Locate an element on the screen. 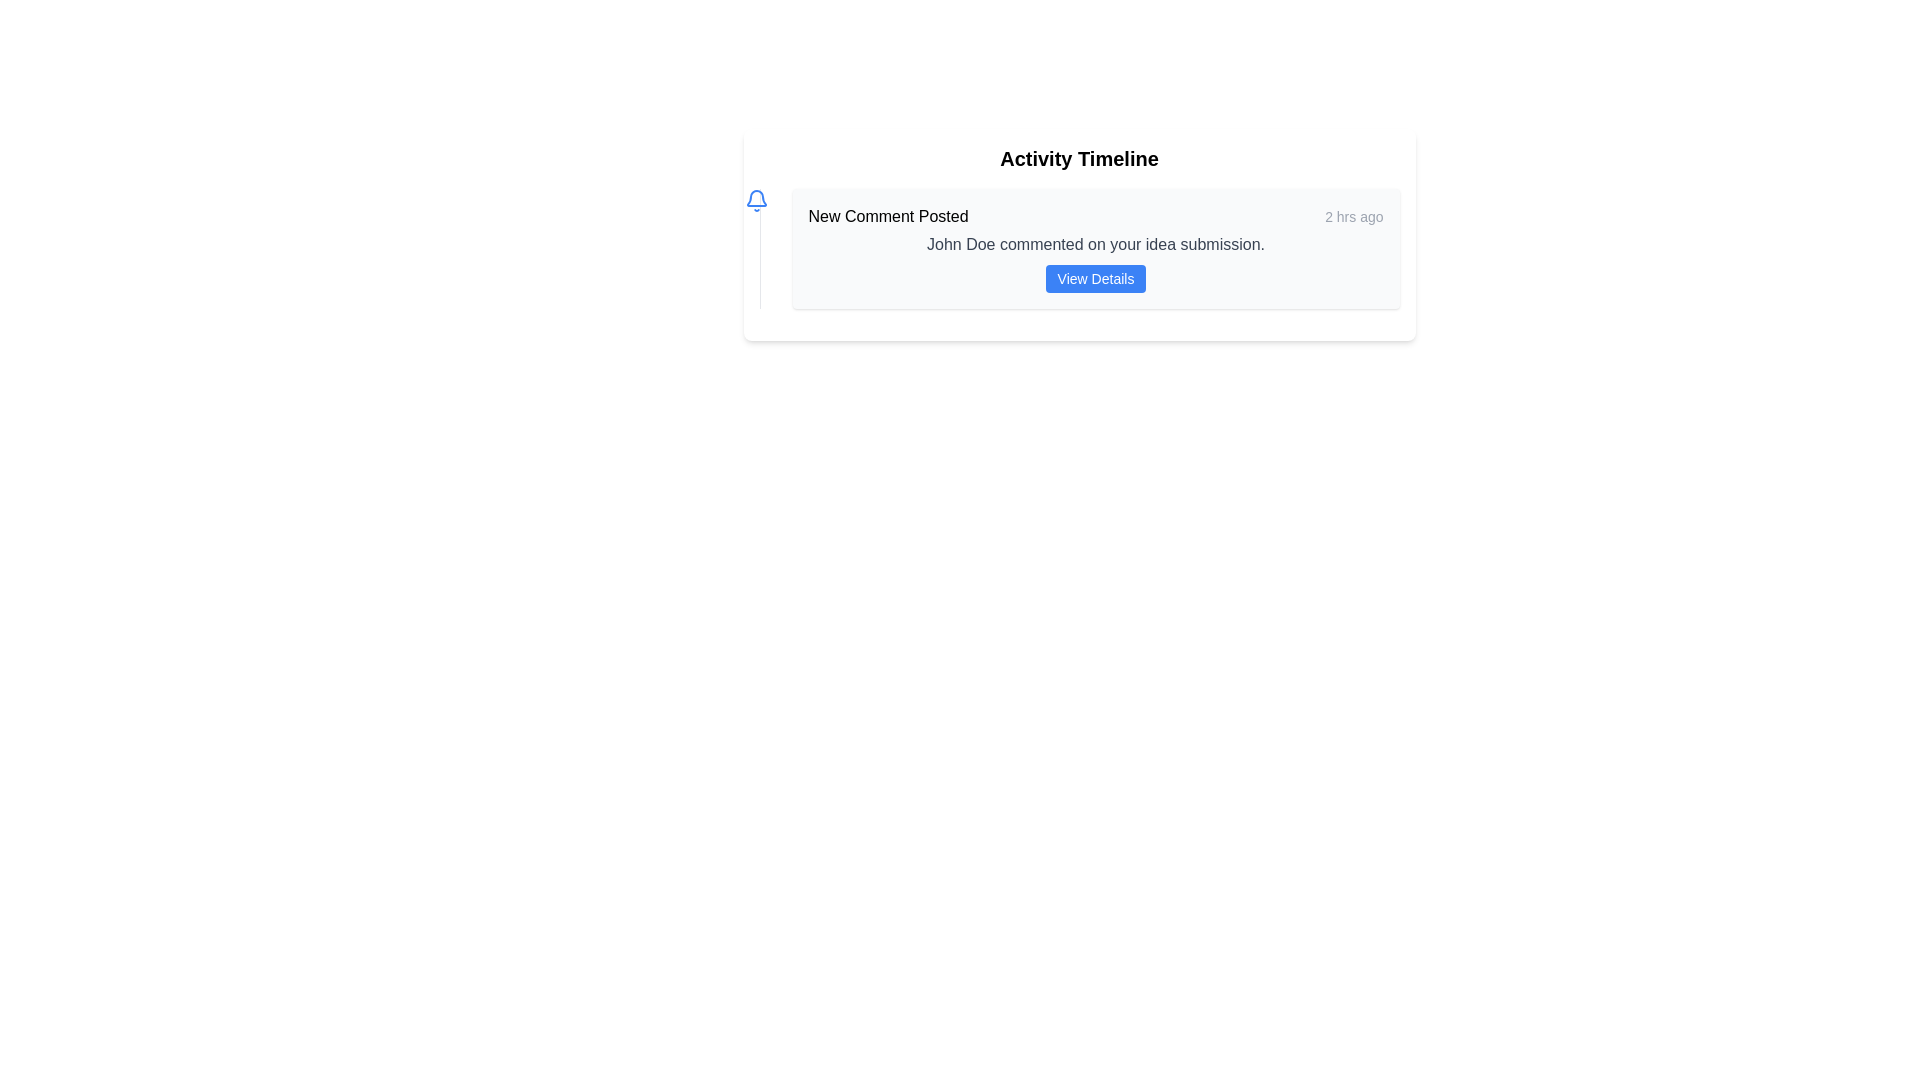 The height and width of the screenshot is (1080, 1920). the button located at the bottom-right corner of the notification card associated with the comment from John Doe is located at coordinates (1094, 278).